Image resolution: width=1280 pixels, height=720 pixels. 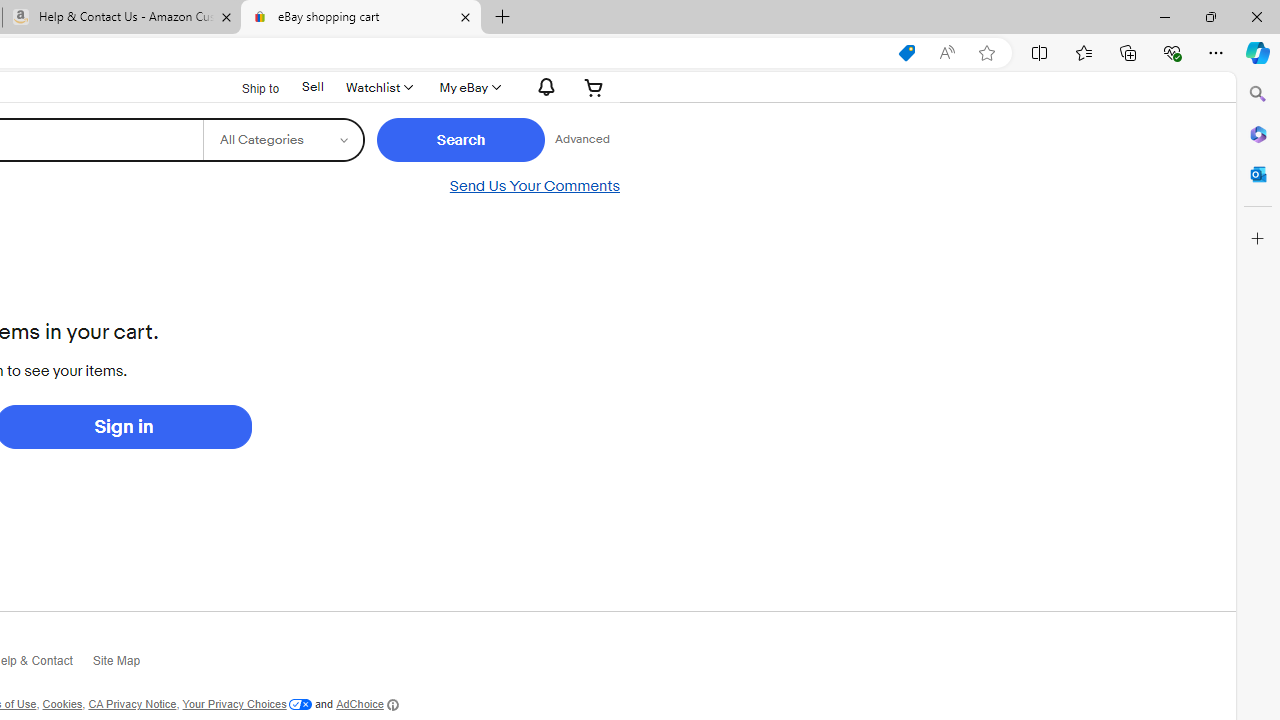 What do you see at coordinates (544, 86) in the screenshot?
I see `'AutomationID: gh-eb-Alerts'` at bounding box center [544, 86].